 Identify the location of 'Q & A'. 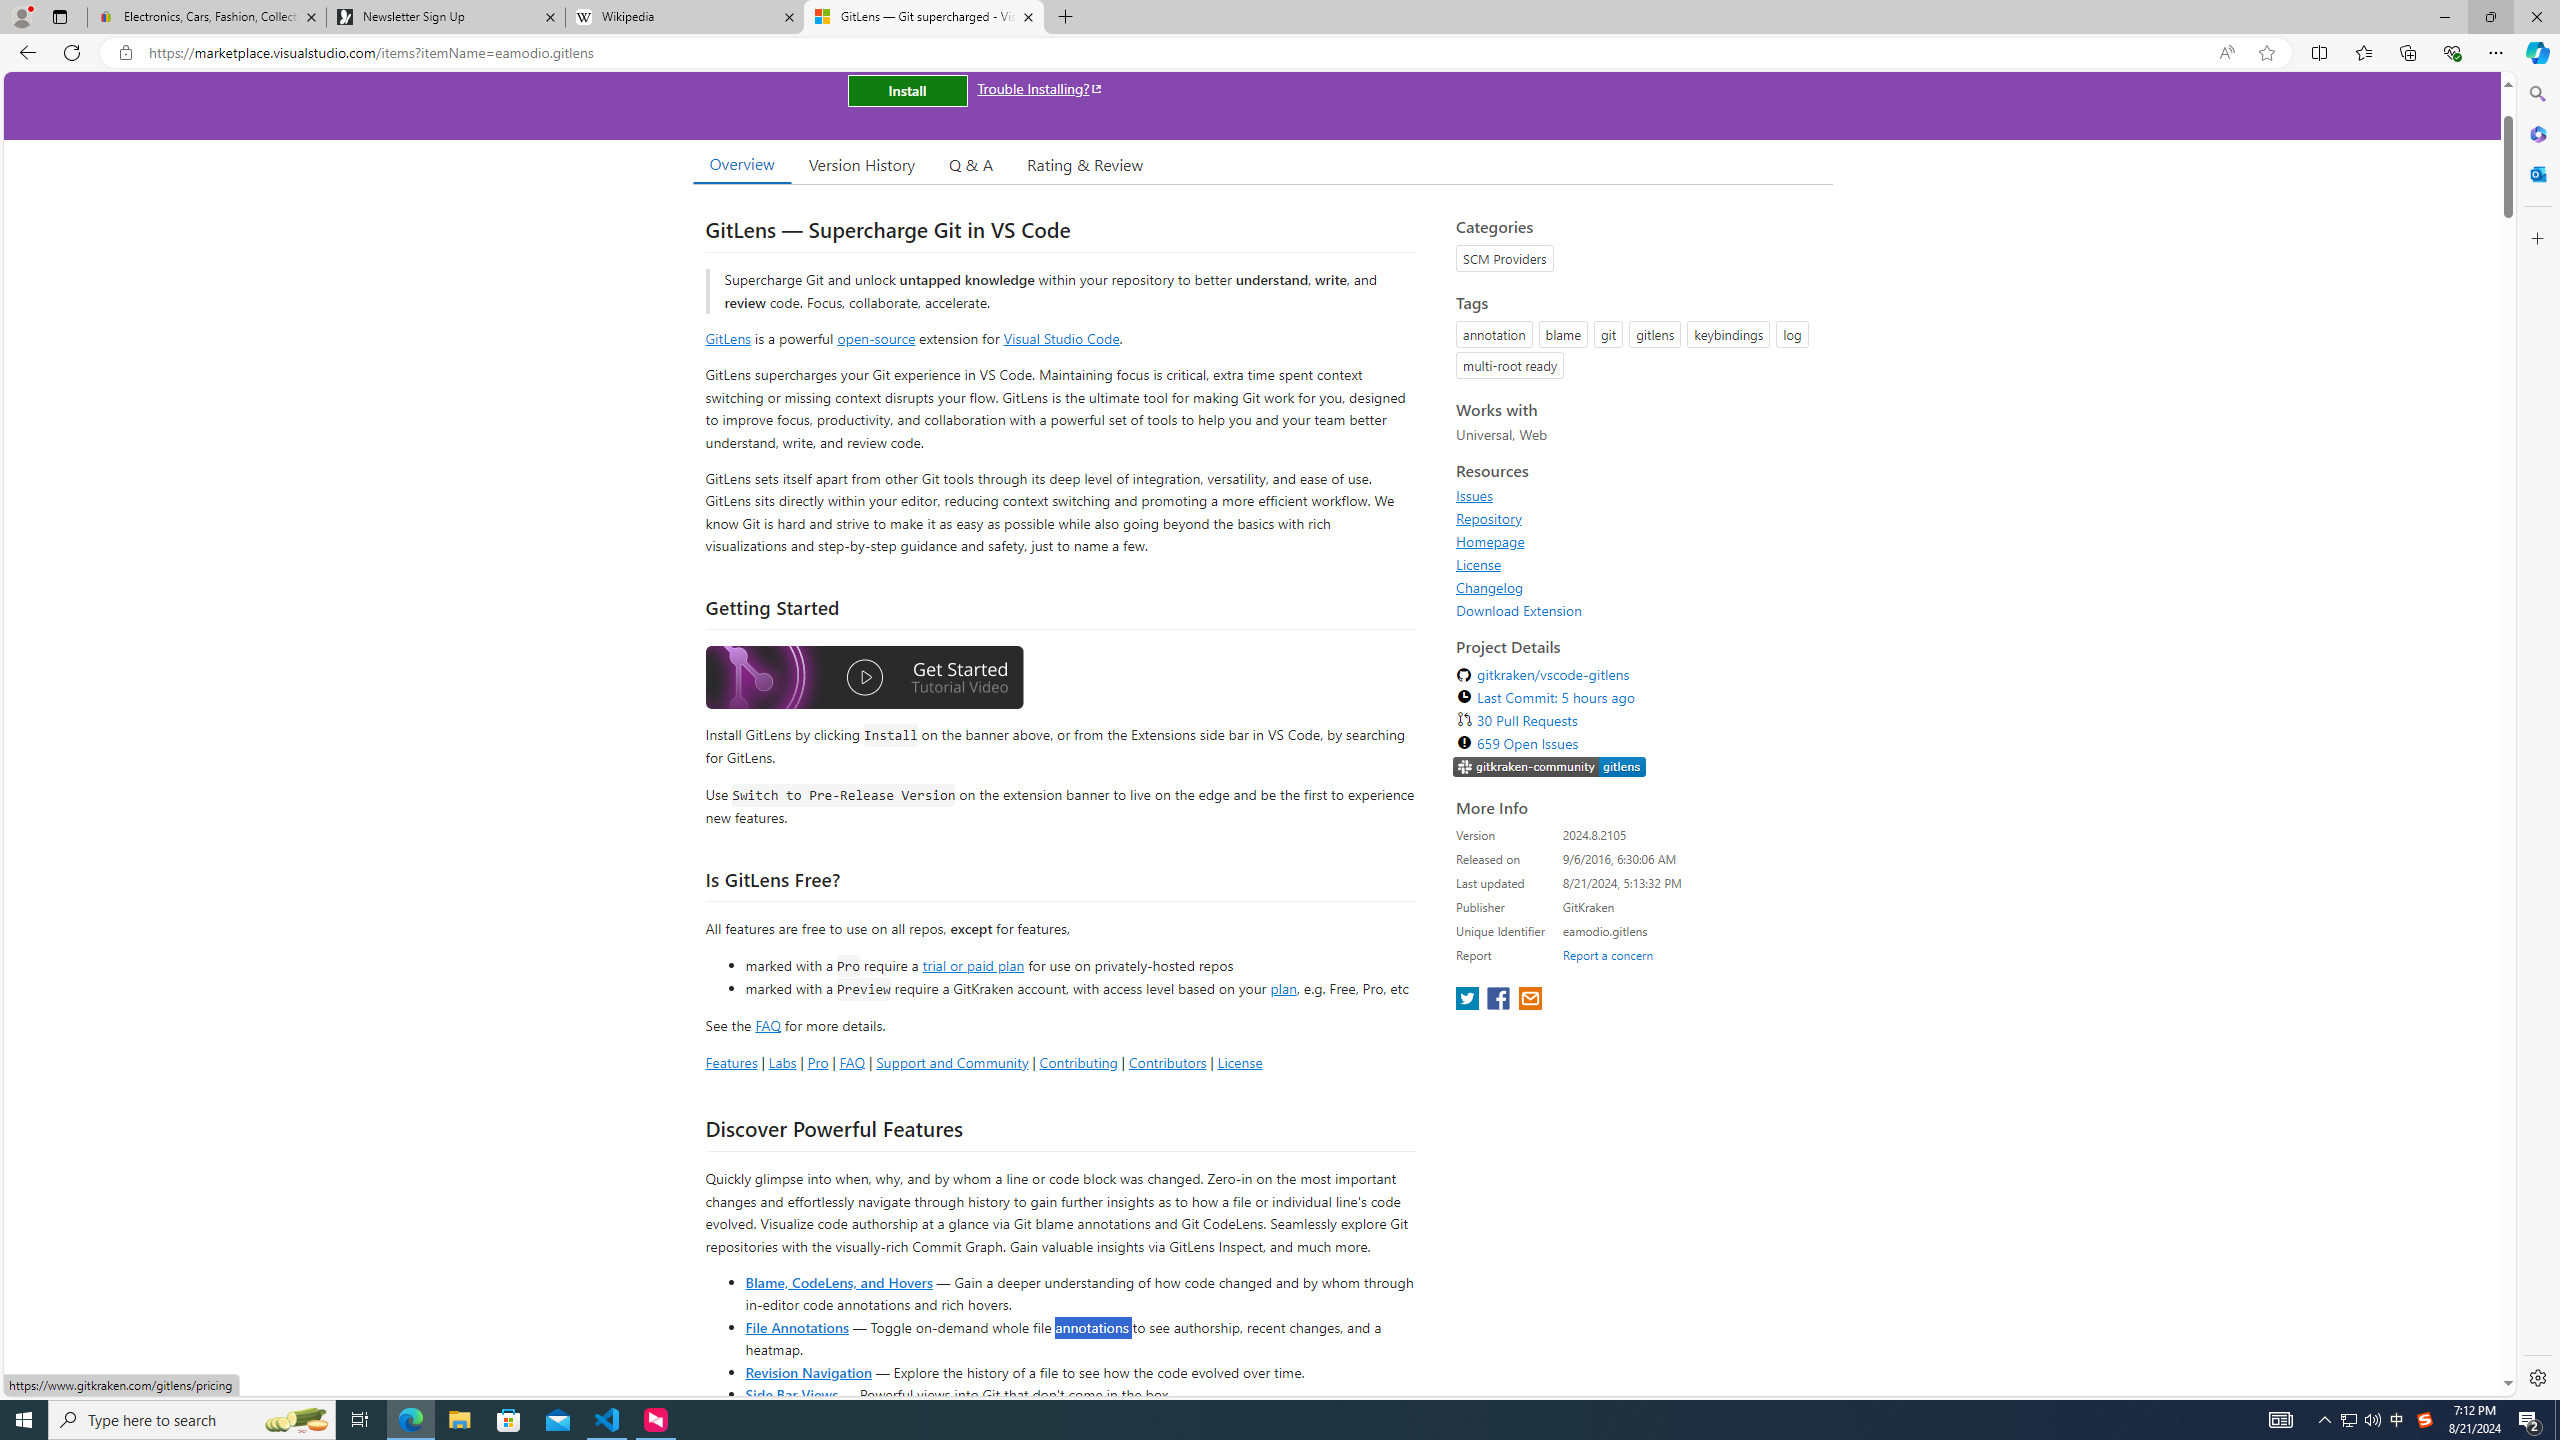
(970, 164).